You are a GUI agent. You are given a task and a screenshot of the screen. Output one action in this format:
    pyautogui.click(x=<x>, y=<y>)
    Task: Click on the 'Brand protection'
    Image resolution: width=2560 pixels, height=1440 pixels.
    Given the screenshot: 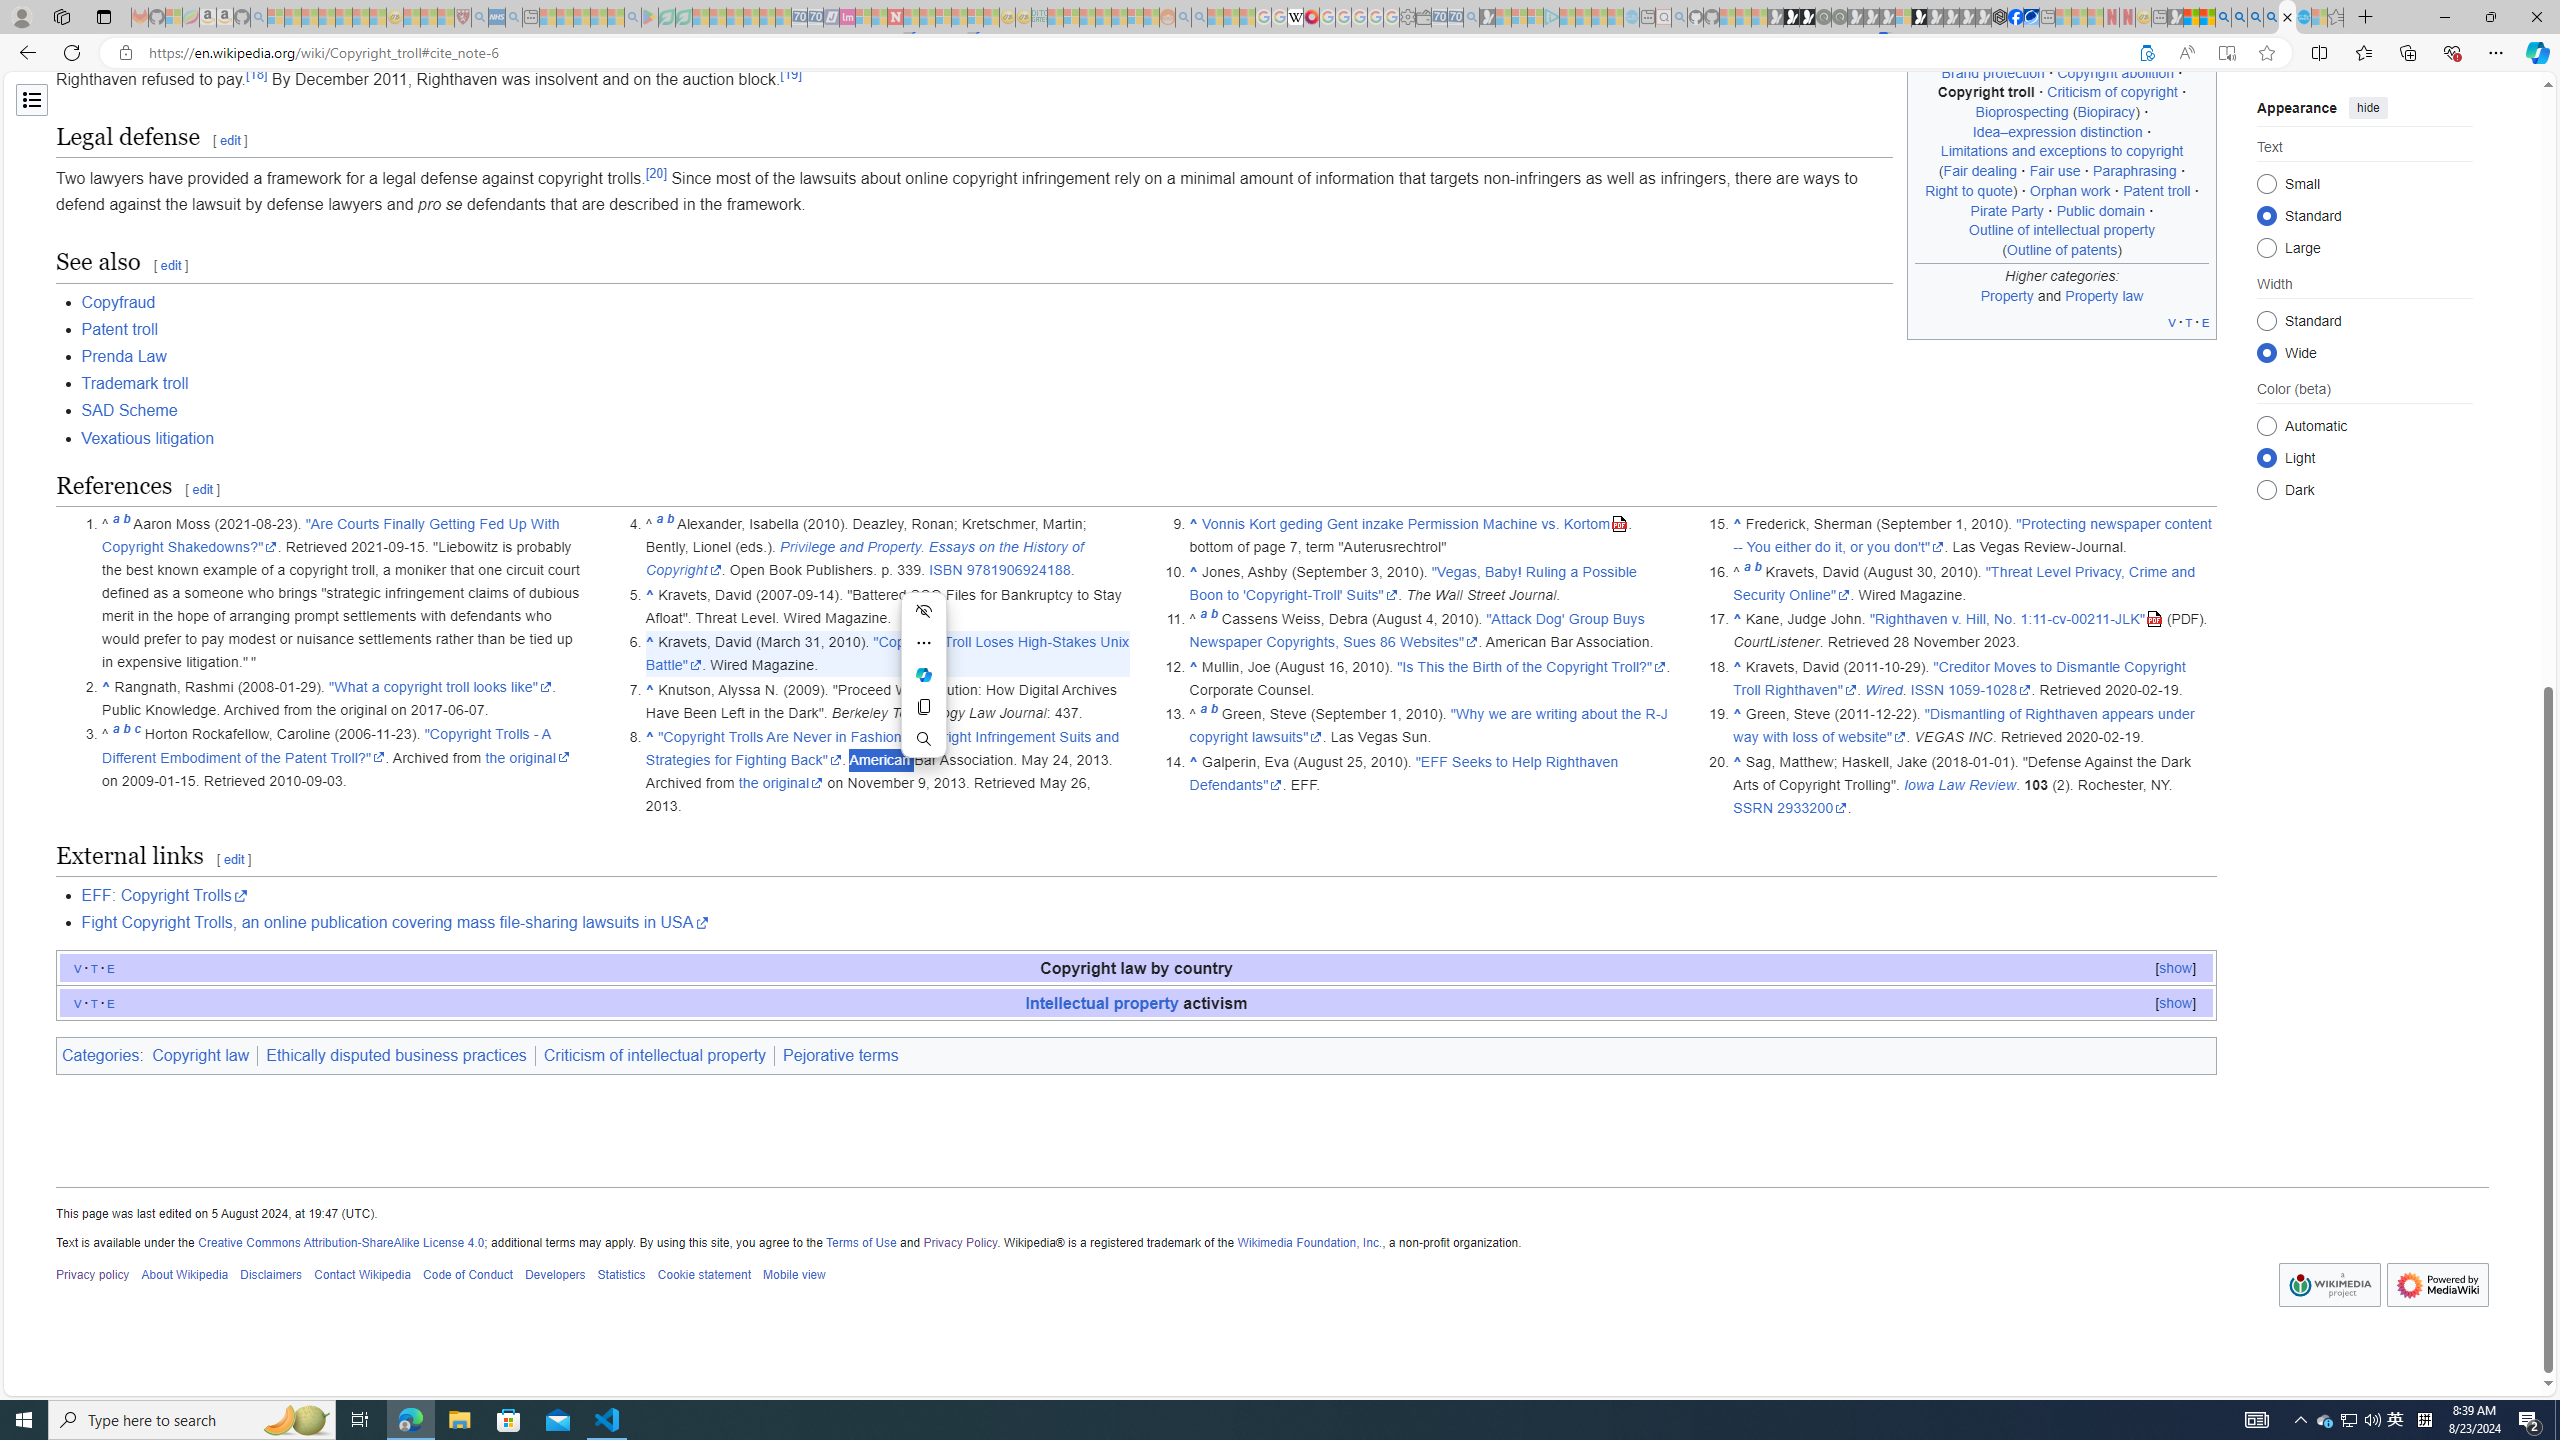 What is the action you would take?
    pyautogui.click(x=1992, y=72)
    